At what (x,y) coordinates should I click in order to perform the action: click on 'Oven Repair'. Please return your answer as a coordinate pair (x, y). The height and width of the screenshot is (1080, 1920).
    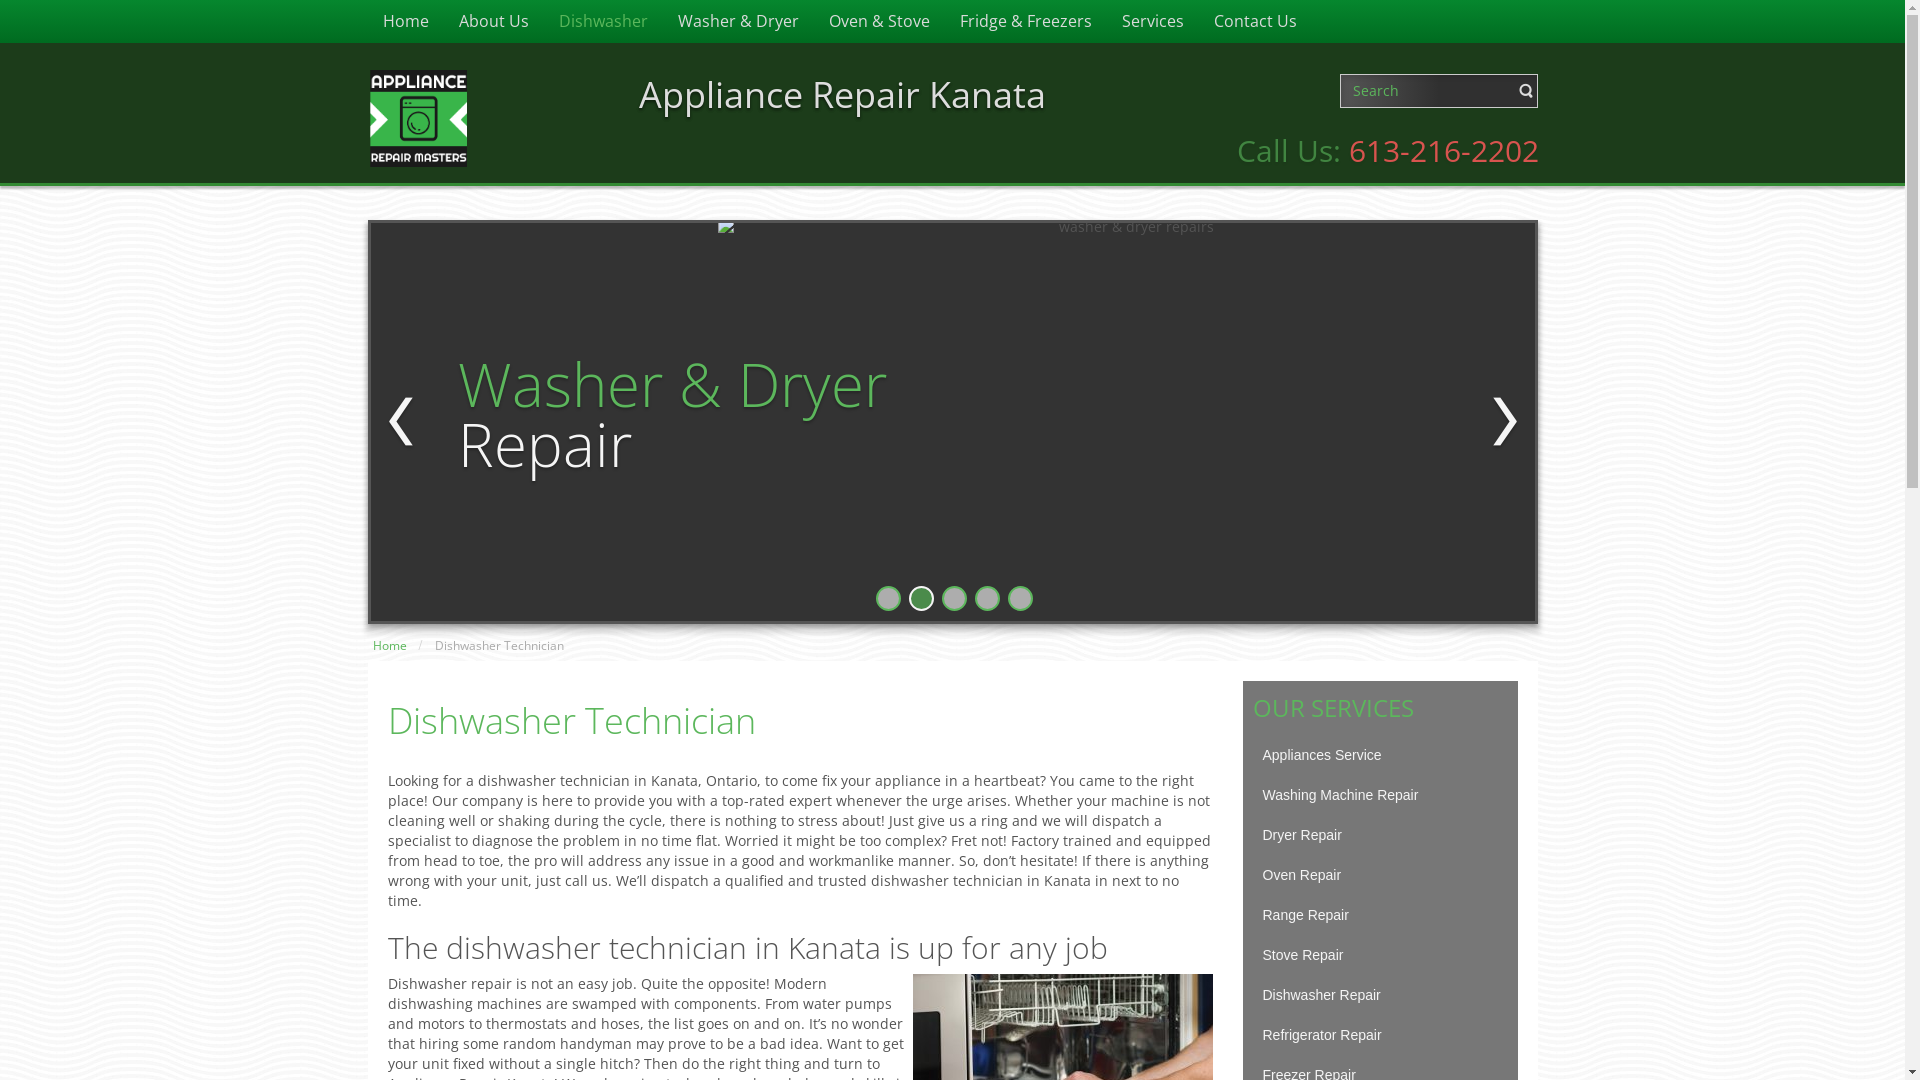
    Looking at the image, I should click on (1378, 874).